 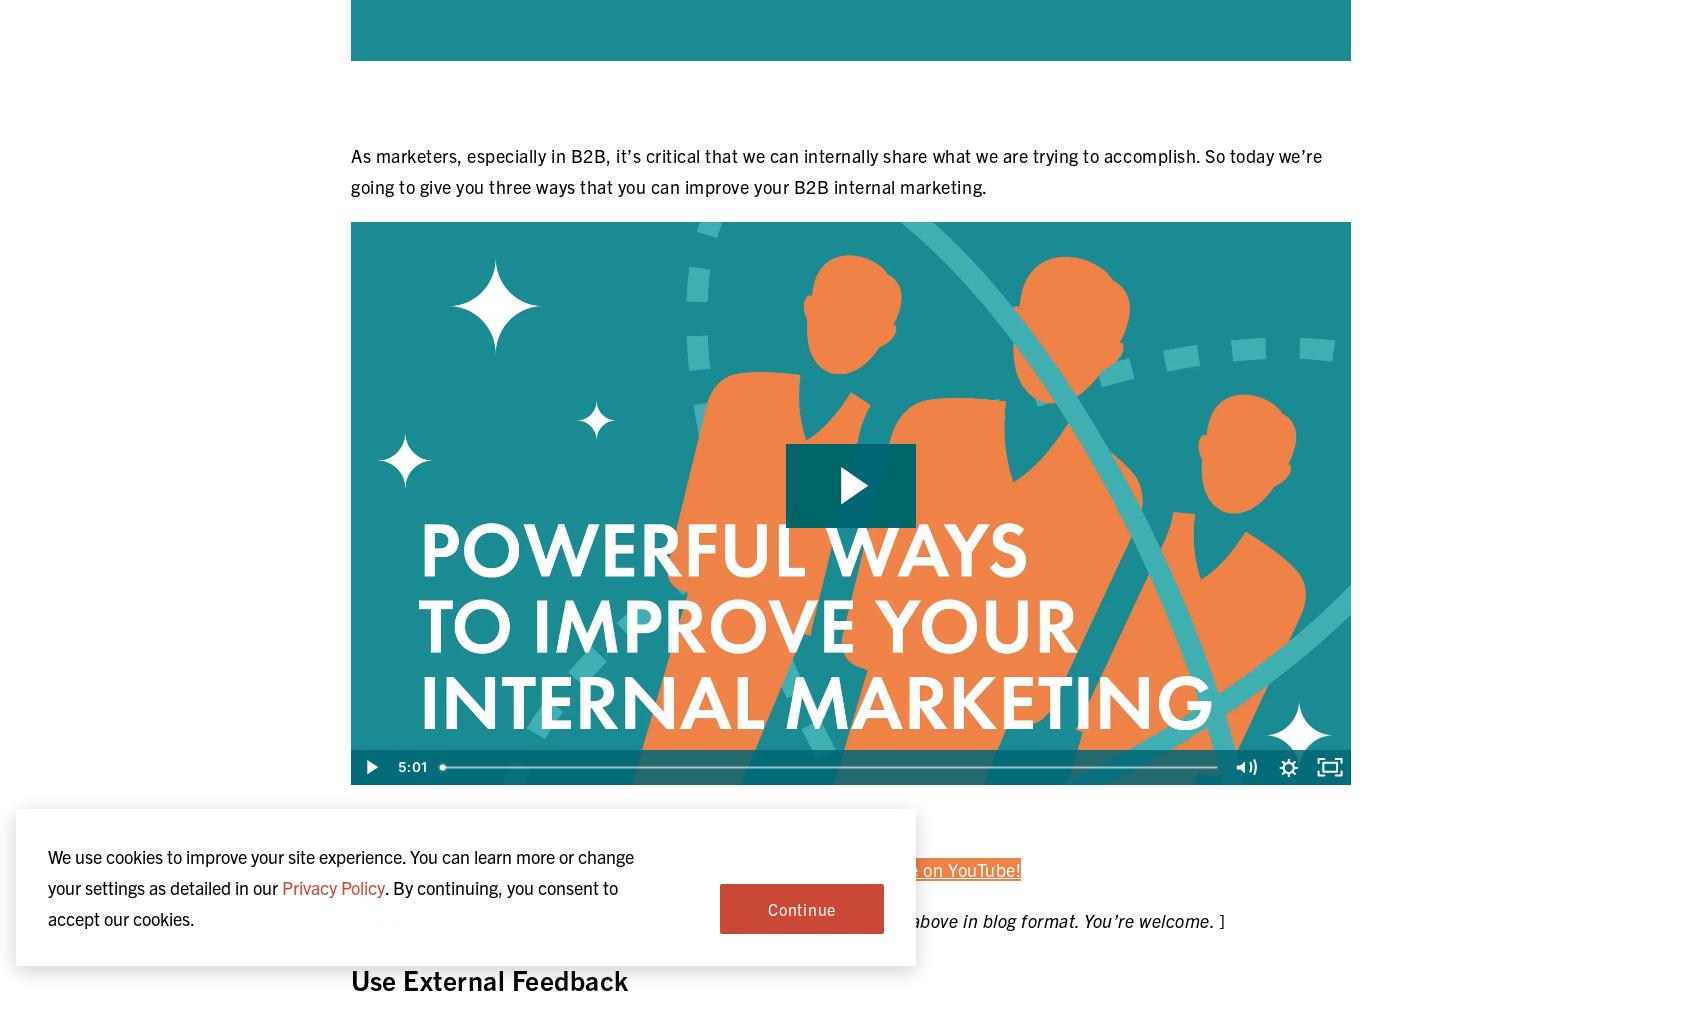 I want to click on 'Continue', so click(x=766, y=908).